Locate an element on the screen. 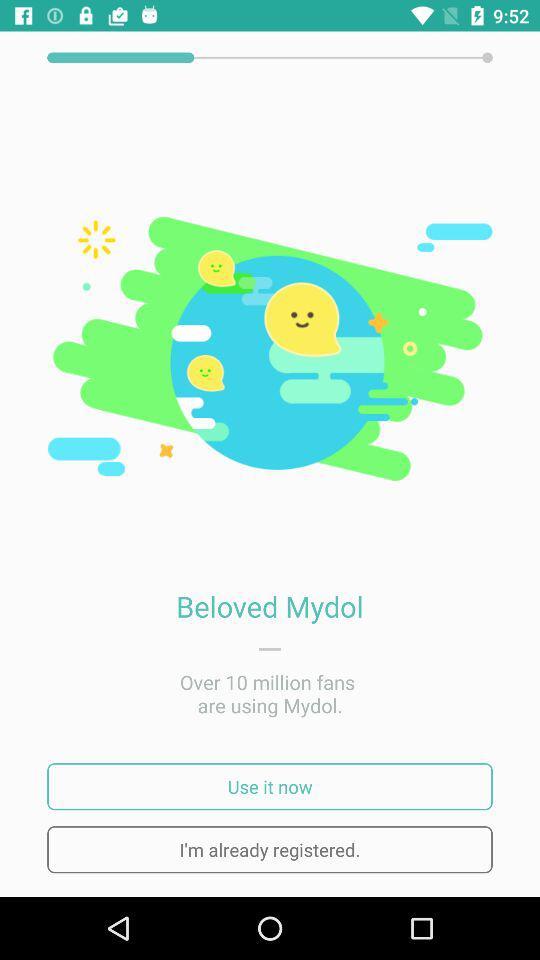 The image size is (540, 960). icon below use it now item is located at coordinates (270, 848).